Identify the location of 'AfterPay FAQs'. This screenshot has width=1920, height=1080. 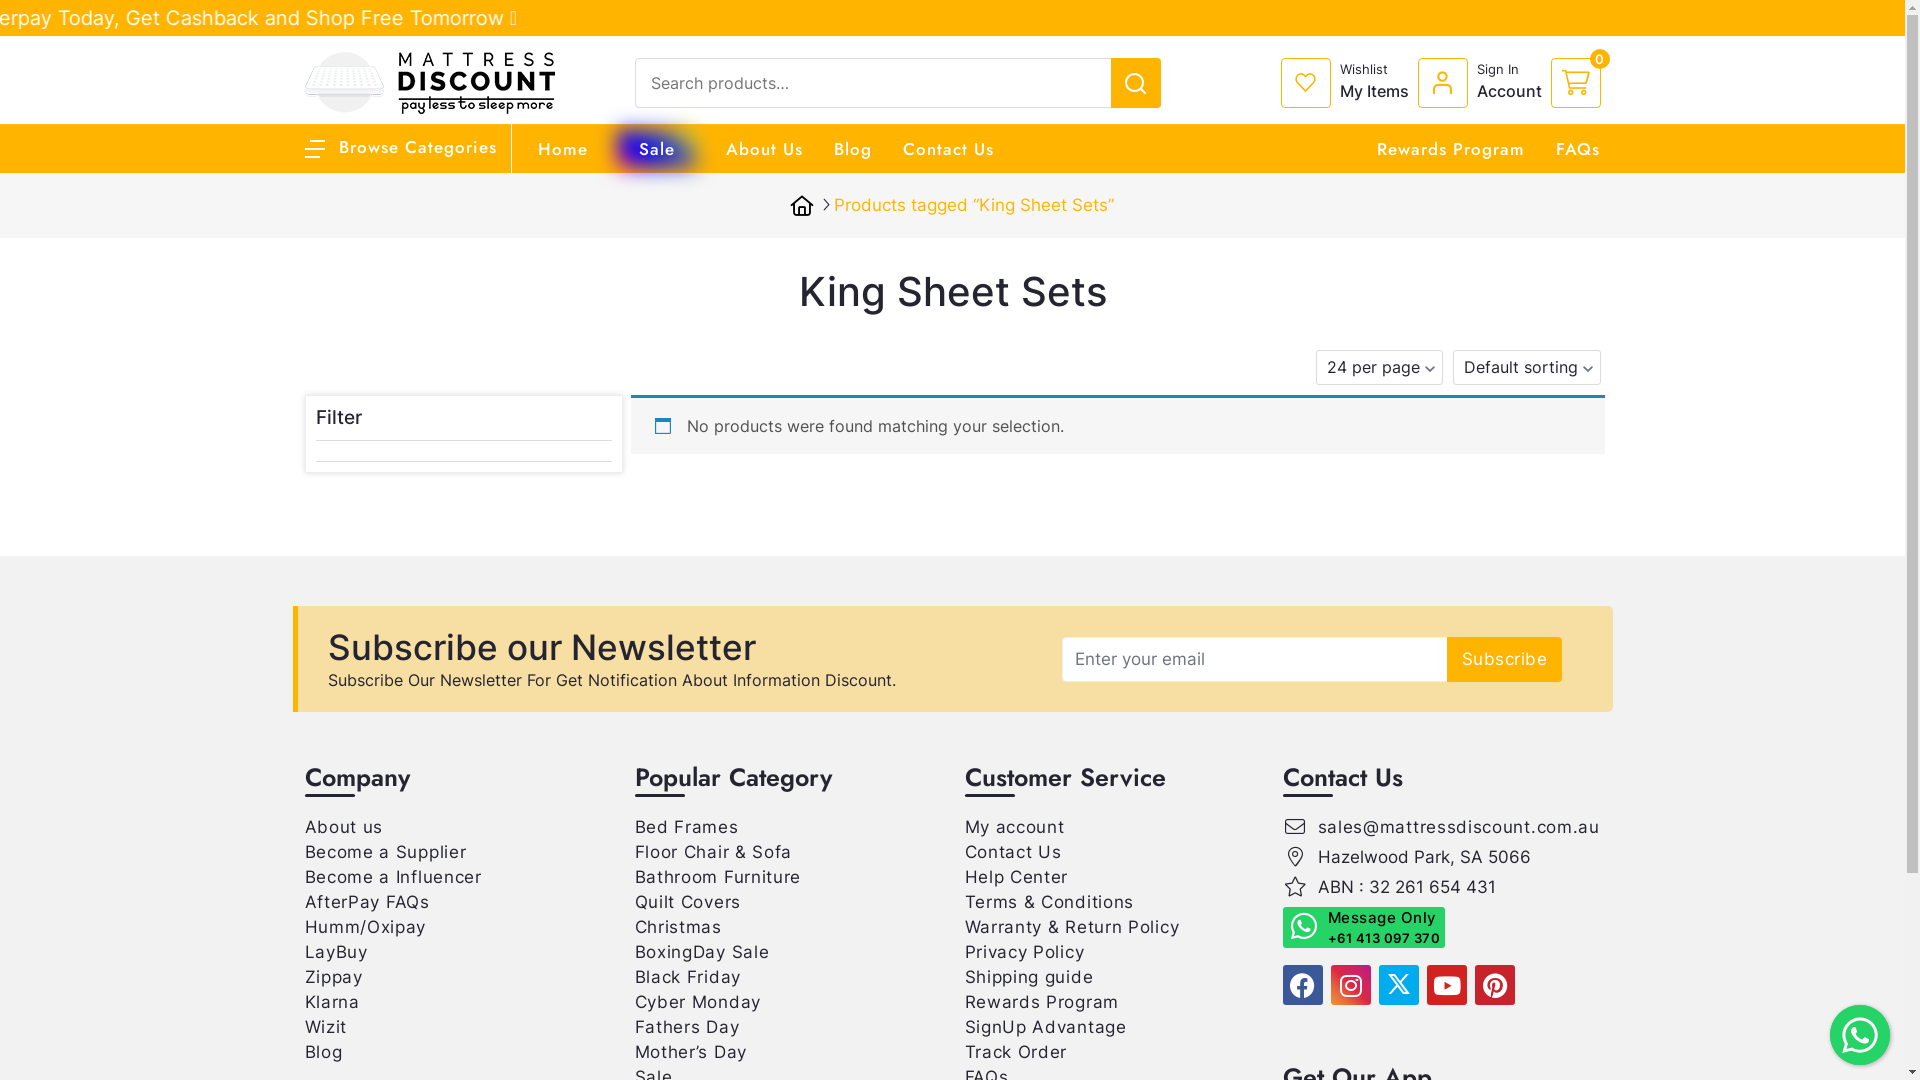
(366, 902).